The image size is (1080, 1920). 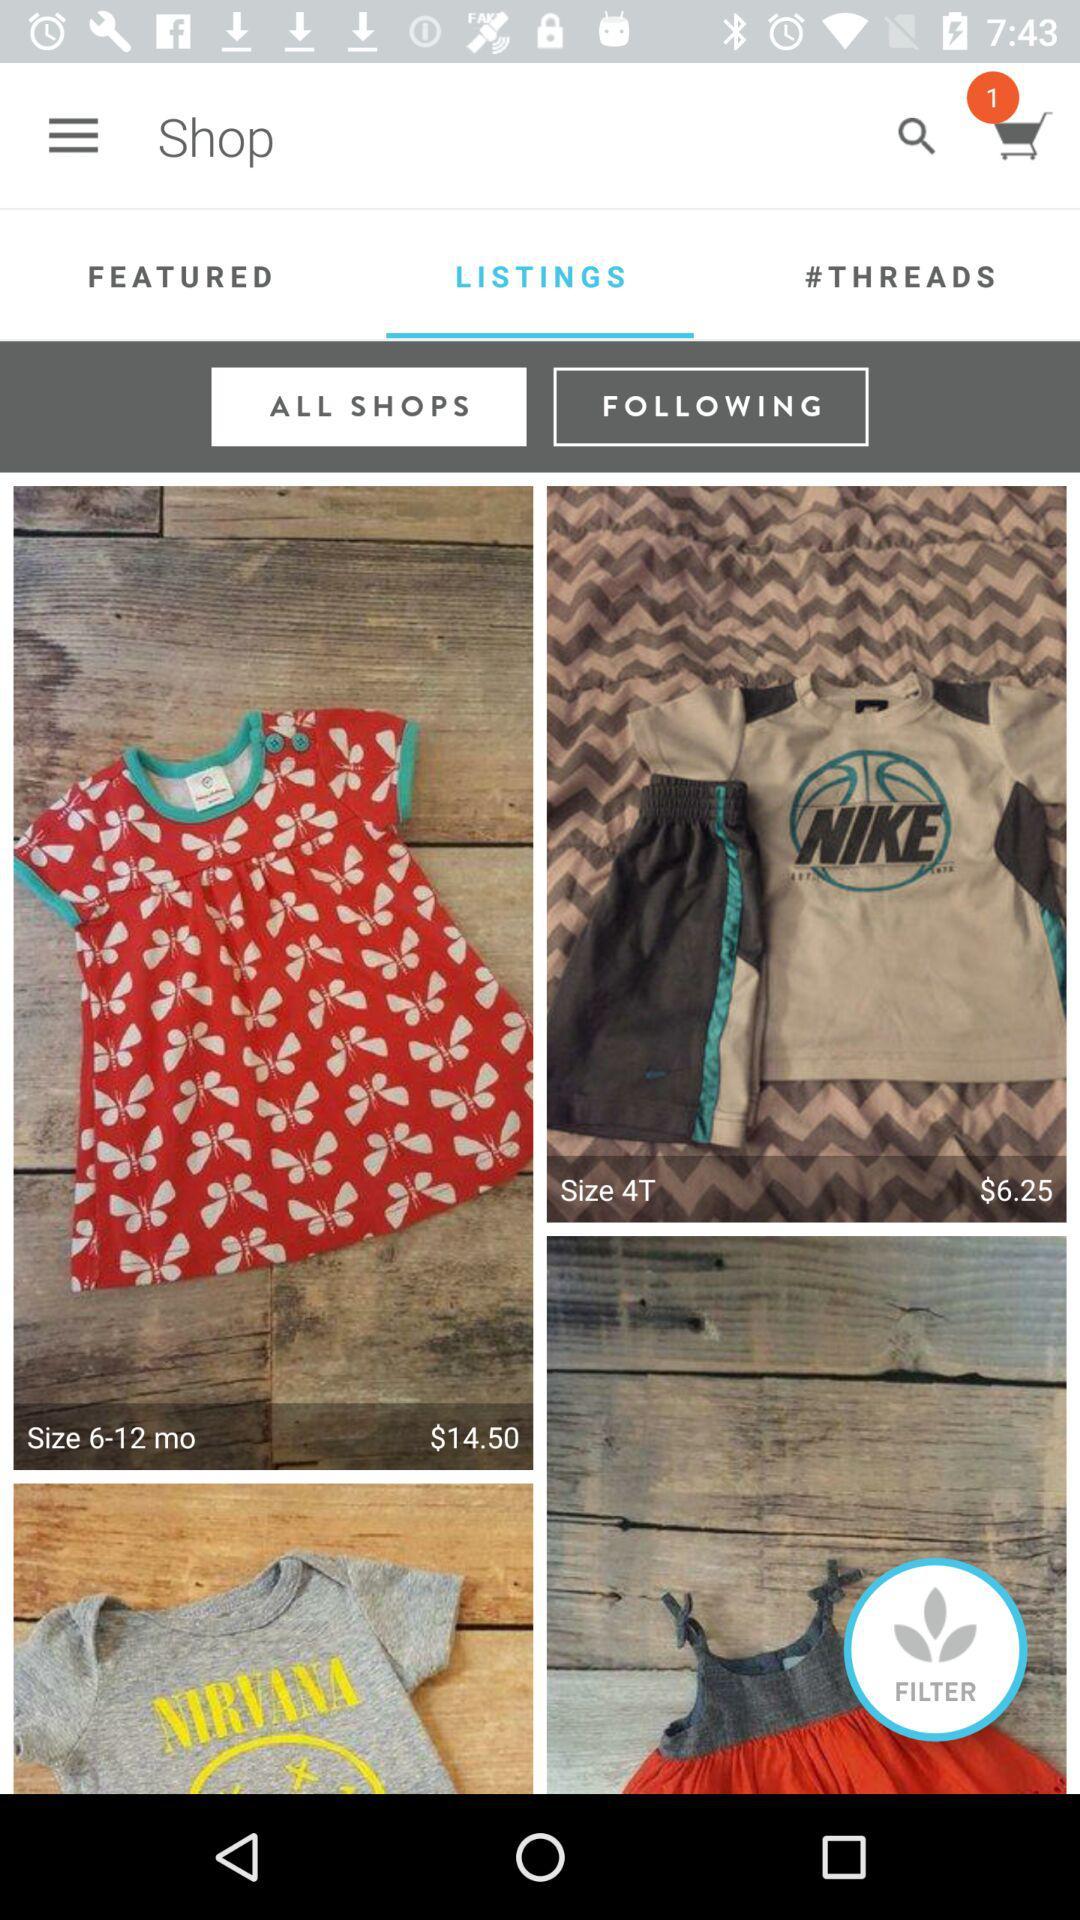 What do you see at coordinates (72, 135) in the screenshot?
I see `the icon to the left of shop app` at bounding box center [72, 135].